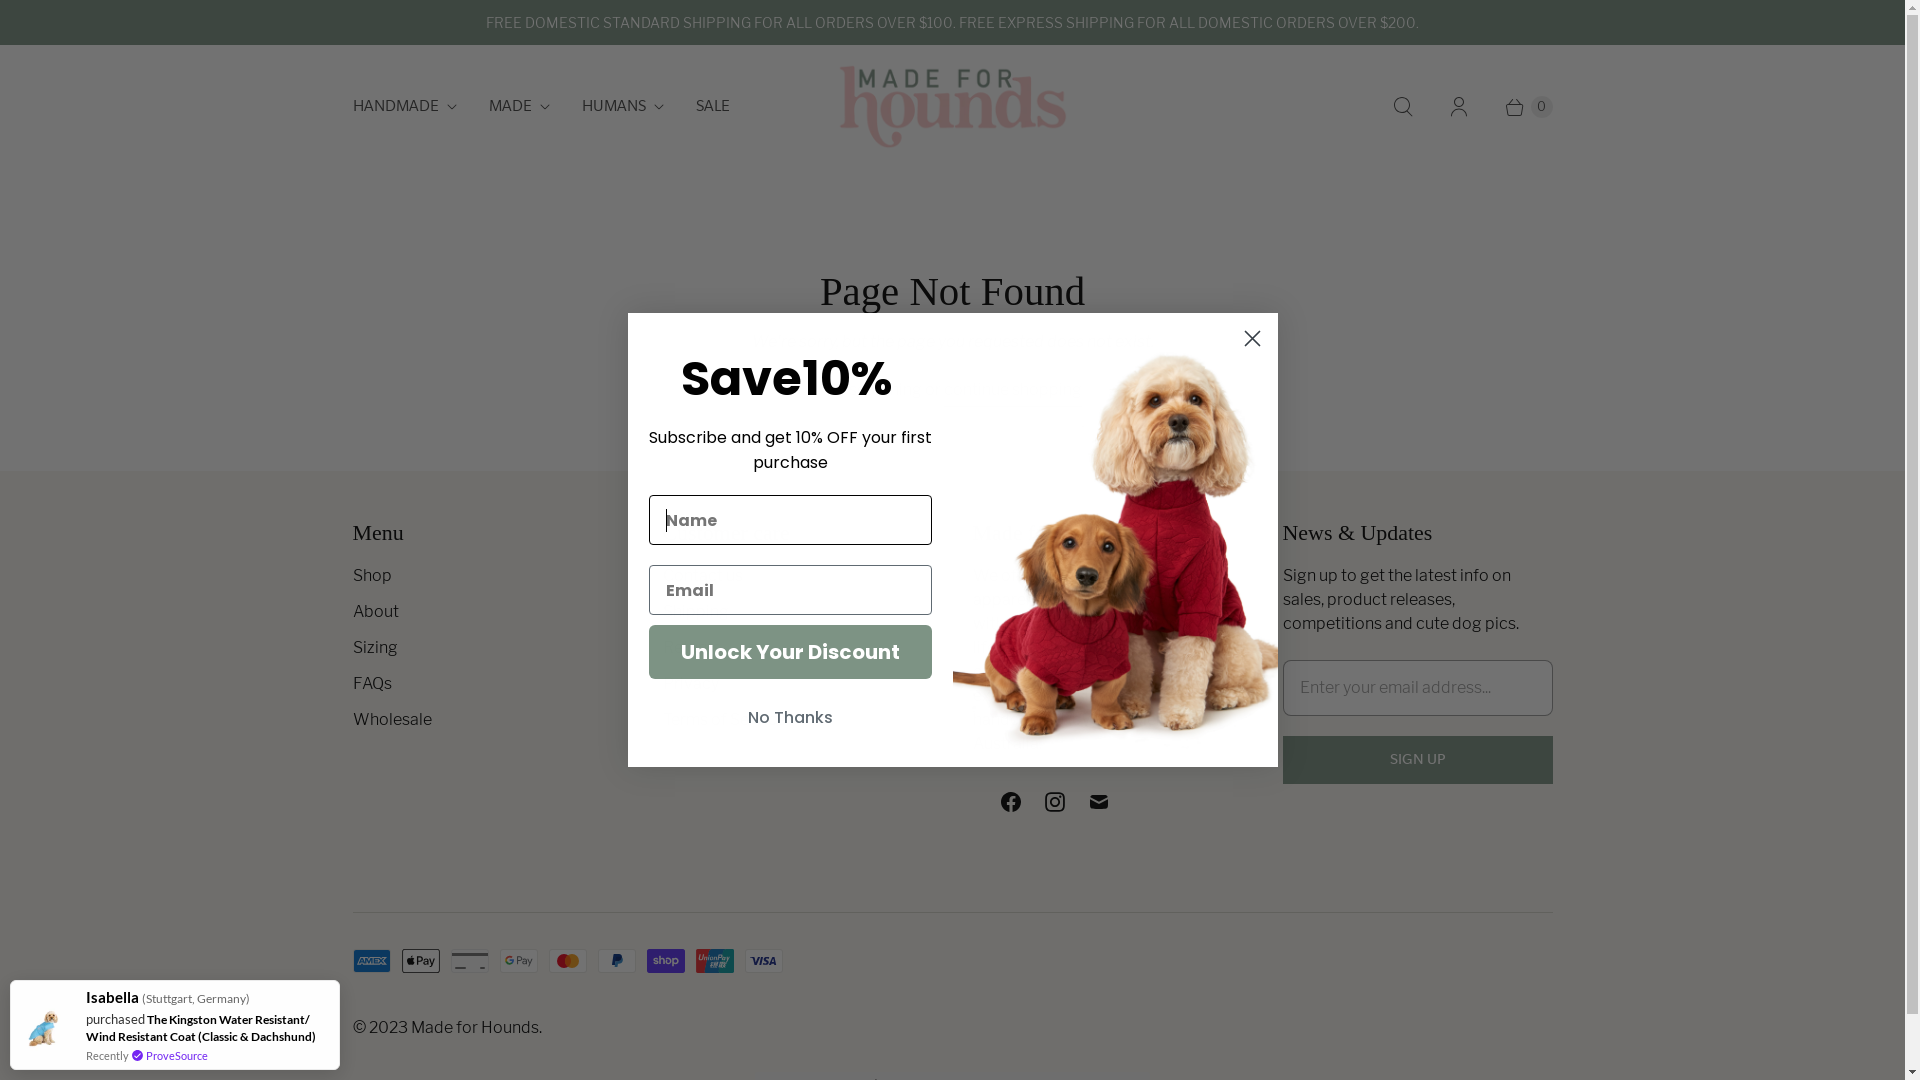 The width and height of the screenshot is (1920, 1080). I want to click on 'About', so click(374, 610).